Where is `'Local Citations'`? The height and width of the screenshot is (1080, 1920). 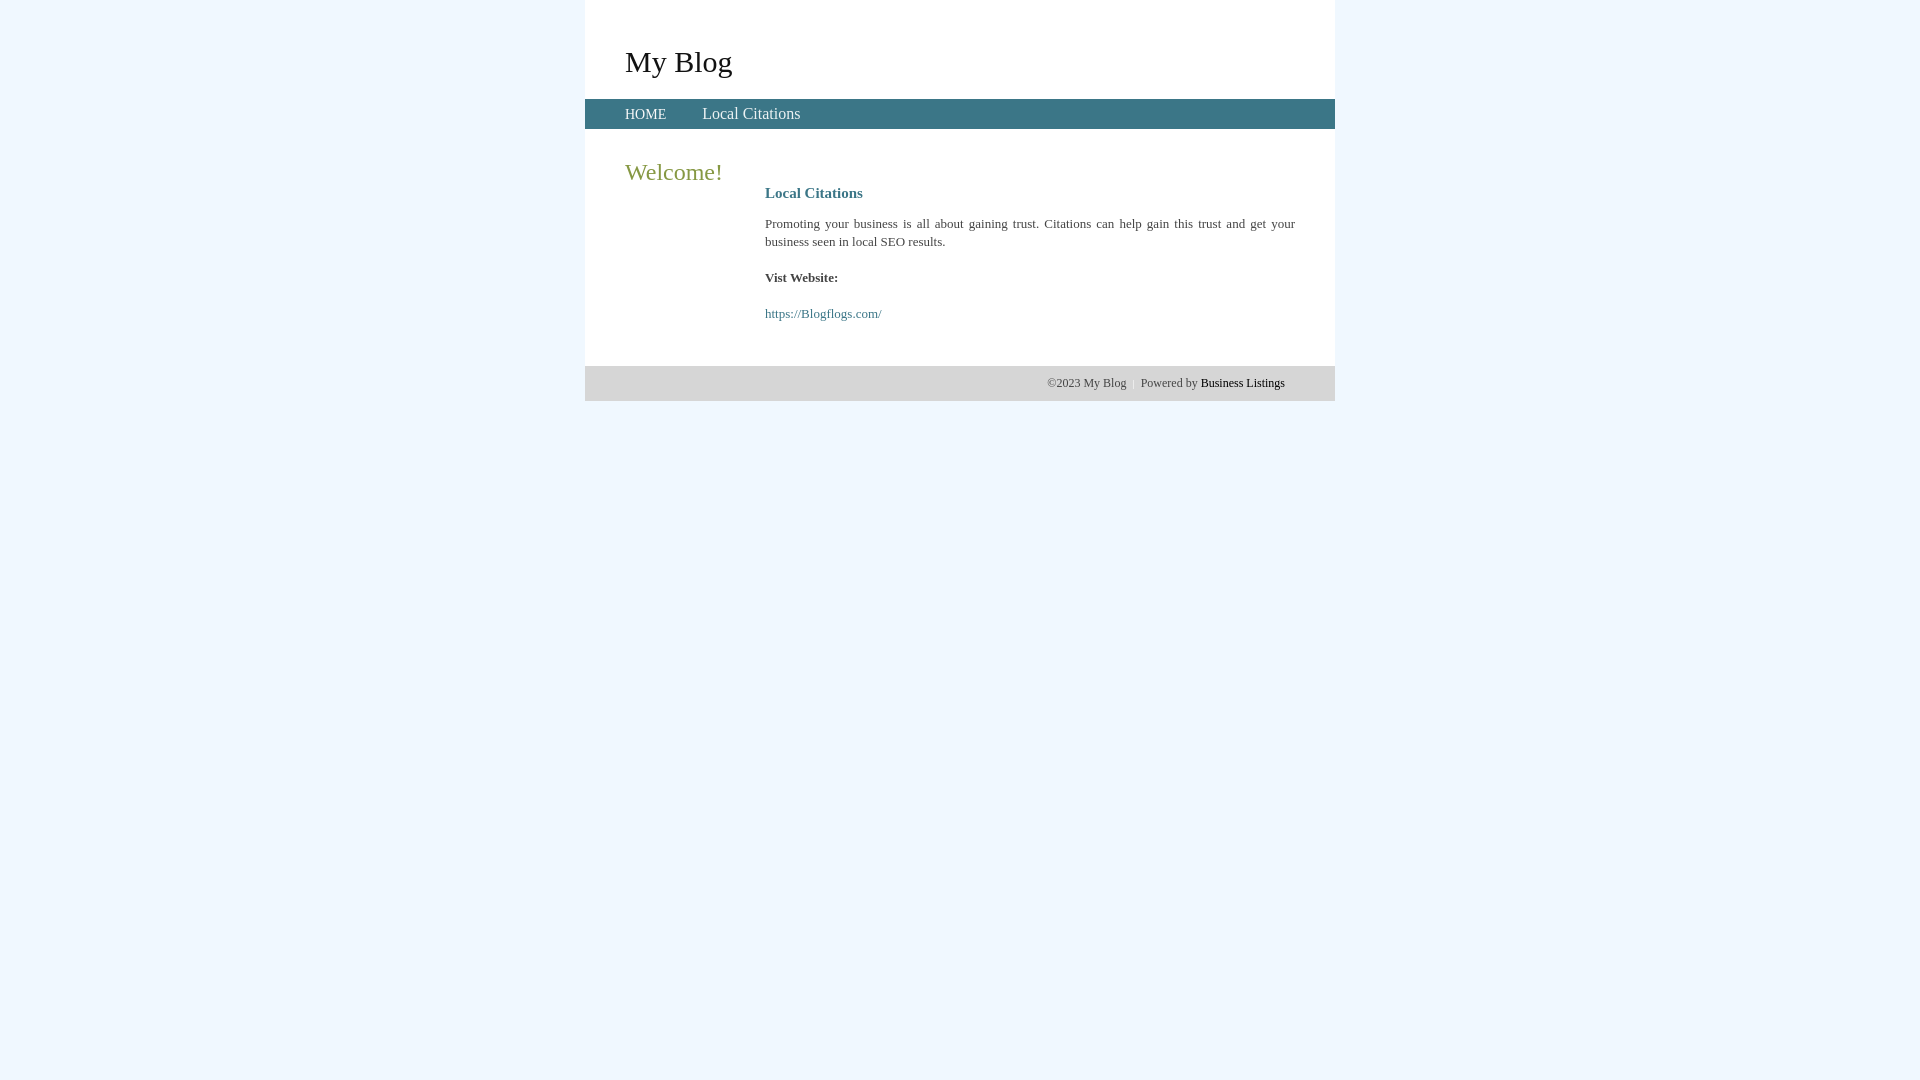
'Local Citations' is located at coordinates (749, 113).